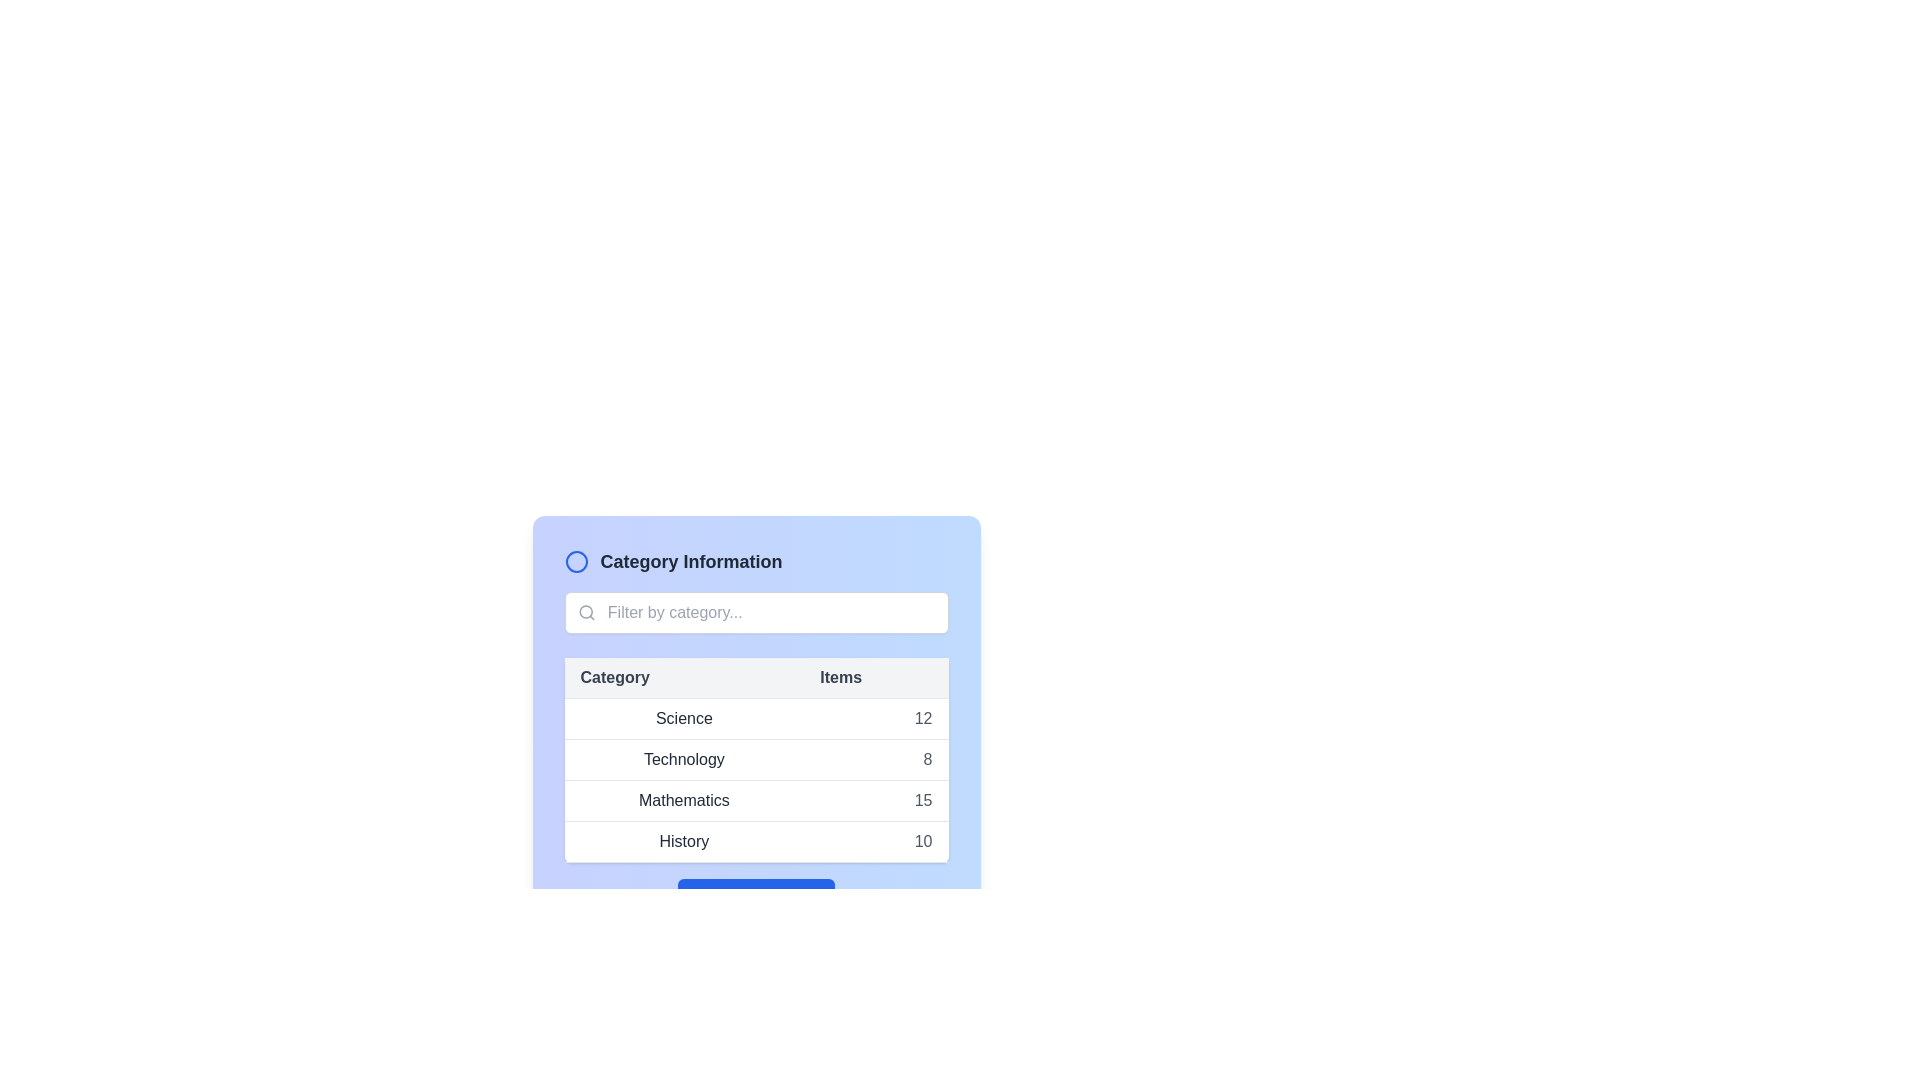 The height and width of the screenshot is (1080, 1920). Describe the element at coordinates (755, 896) in the screenshot. I see `the button located at the bottom of the card layout` at that location.